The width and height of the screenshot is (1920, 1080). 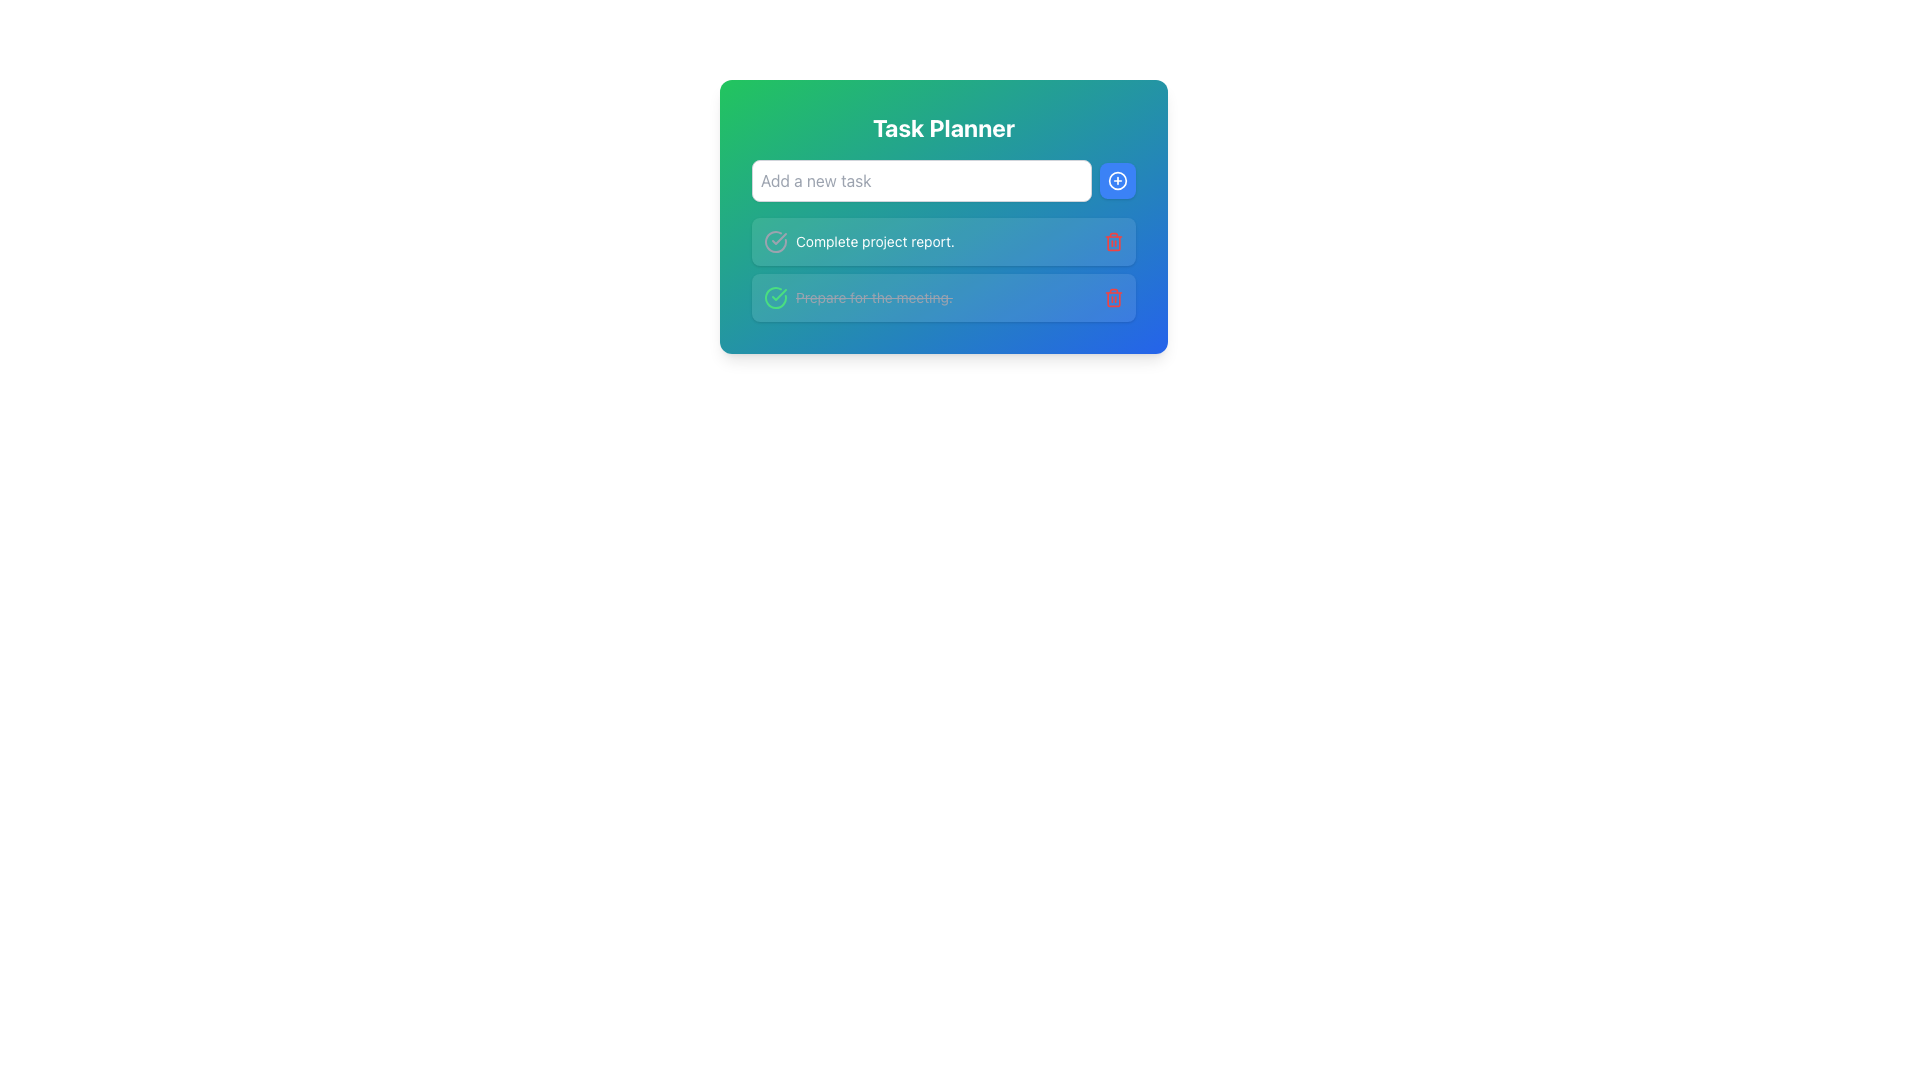 I want to click on the text element displaying the title of a completed task located in the second task item under the 'Task Planner' section, so click(x=874, y=297).